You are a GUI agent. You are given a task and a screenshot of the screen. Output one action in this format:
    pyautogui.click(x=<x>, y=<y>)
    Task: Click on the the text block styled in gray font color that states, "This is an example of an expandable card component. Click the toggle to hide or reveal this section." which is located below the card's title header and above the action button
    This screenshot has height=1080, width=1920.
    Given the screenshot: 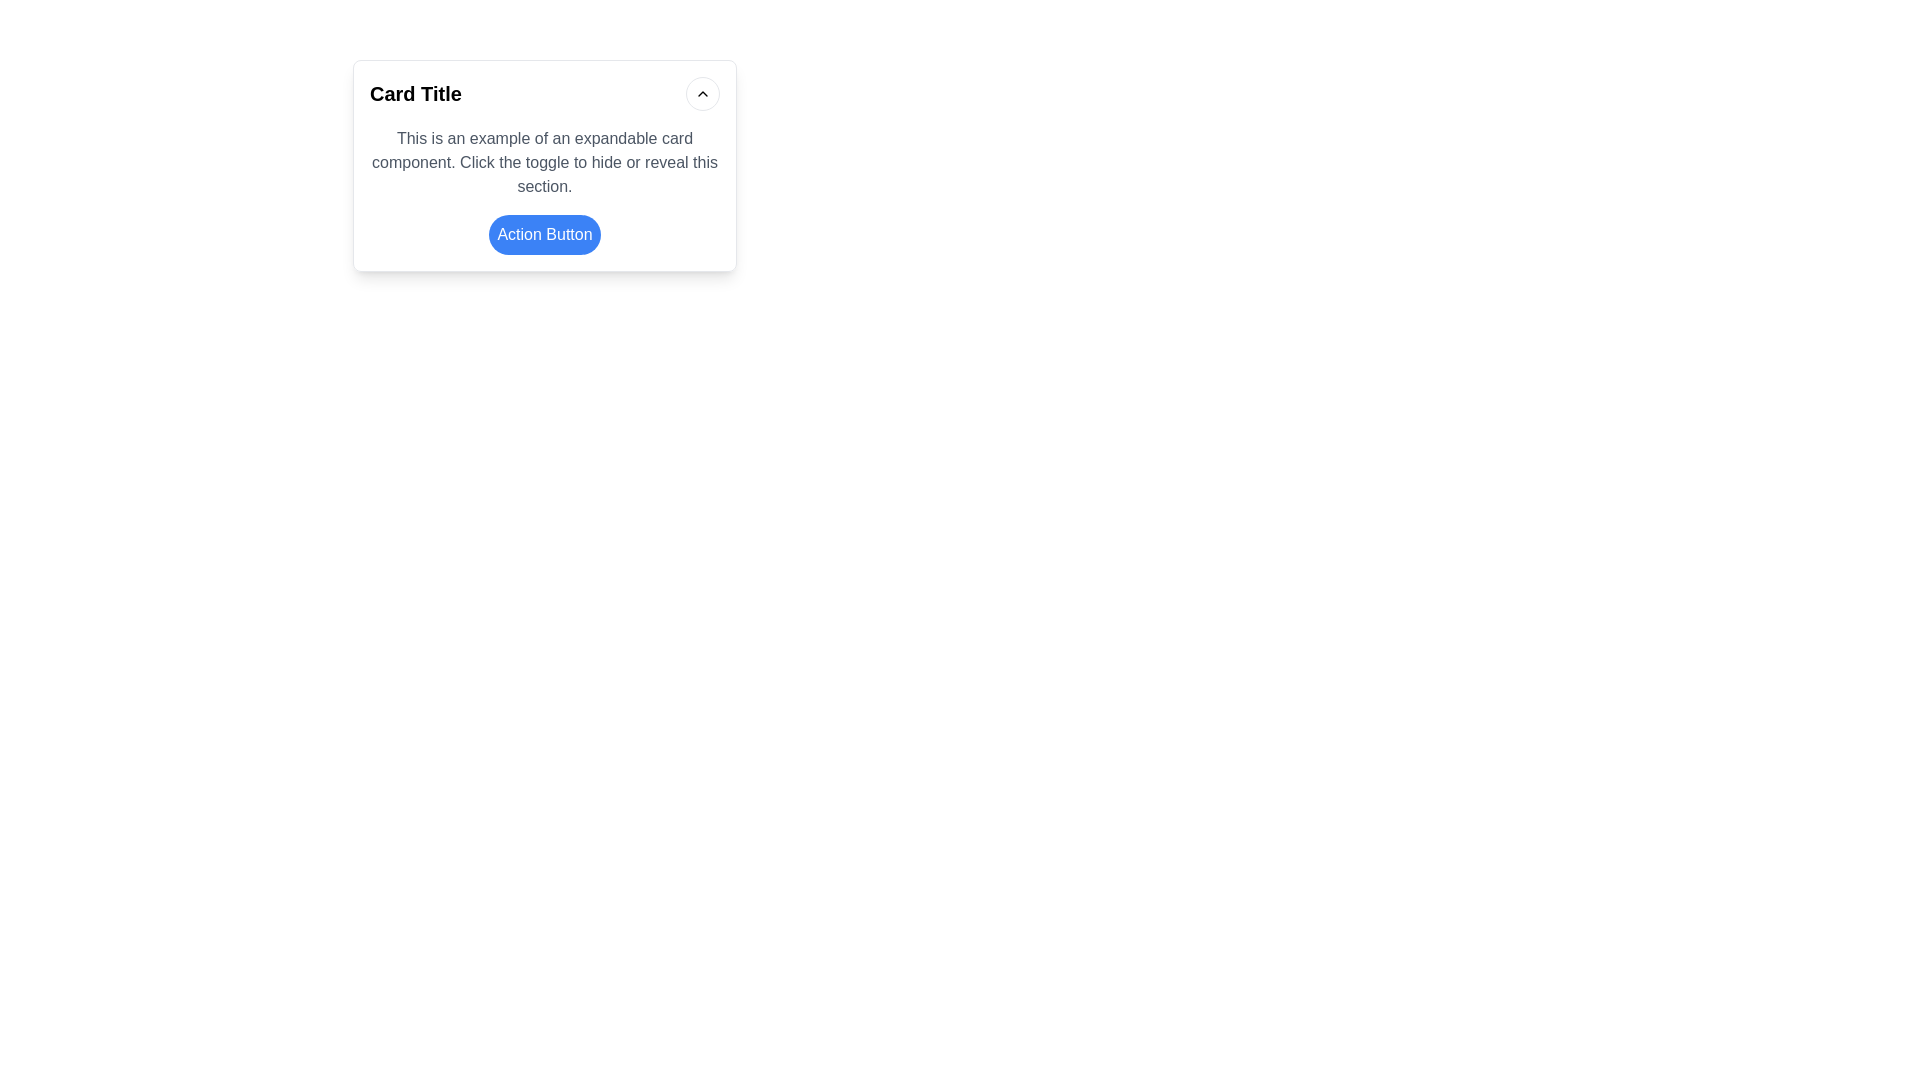 What is the action you would take?
    pyautogui.click(x=545, y=161)
    